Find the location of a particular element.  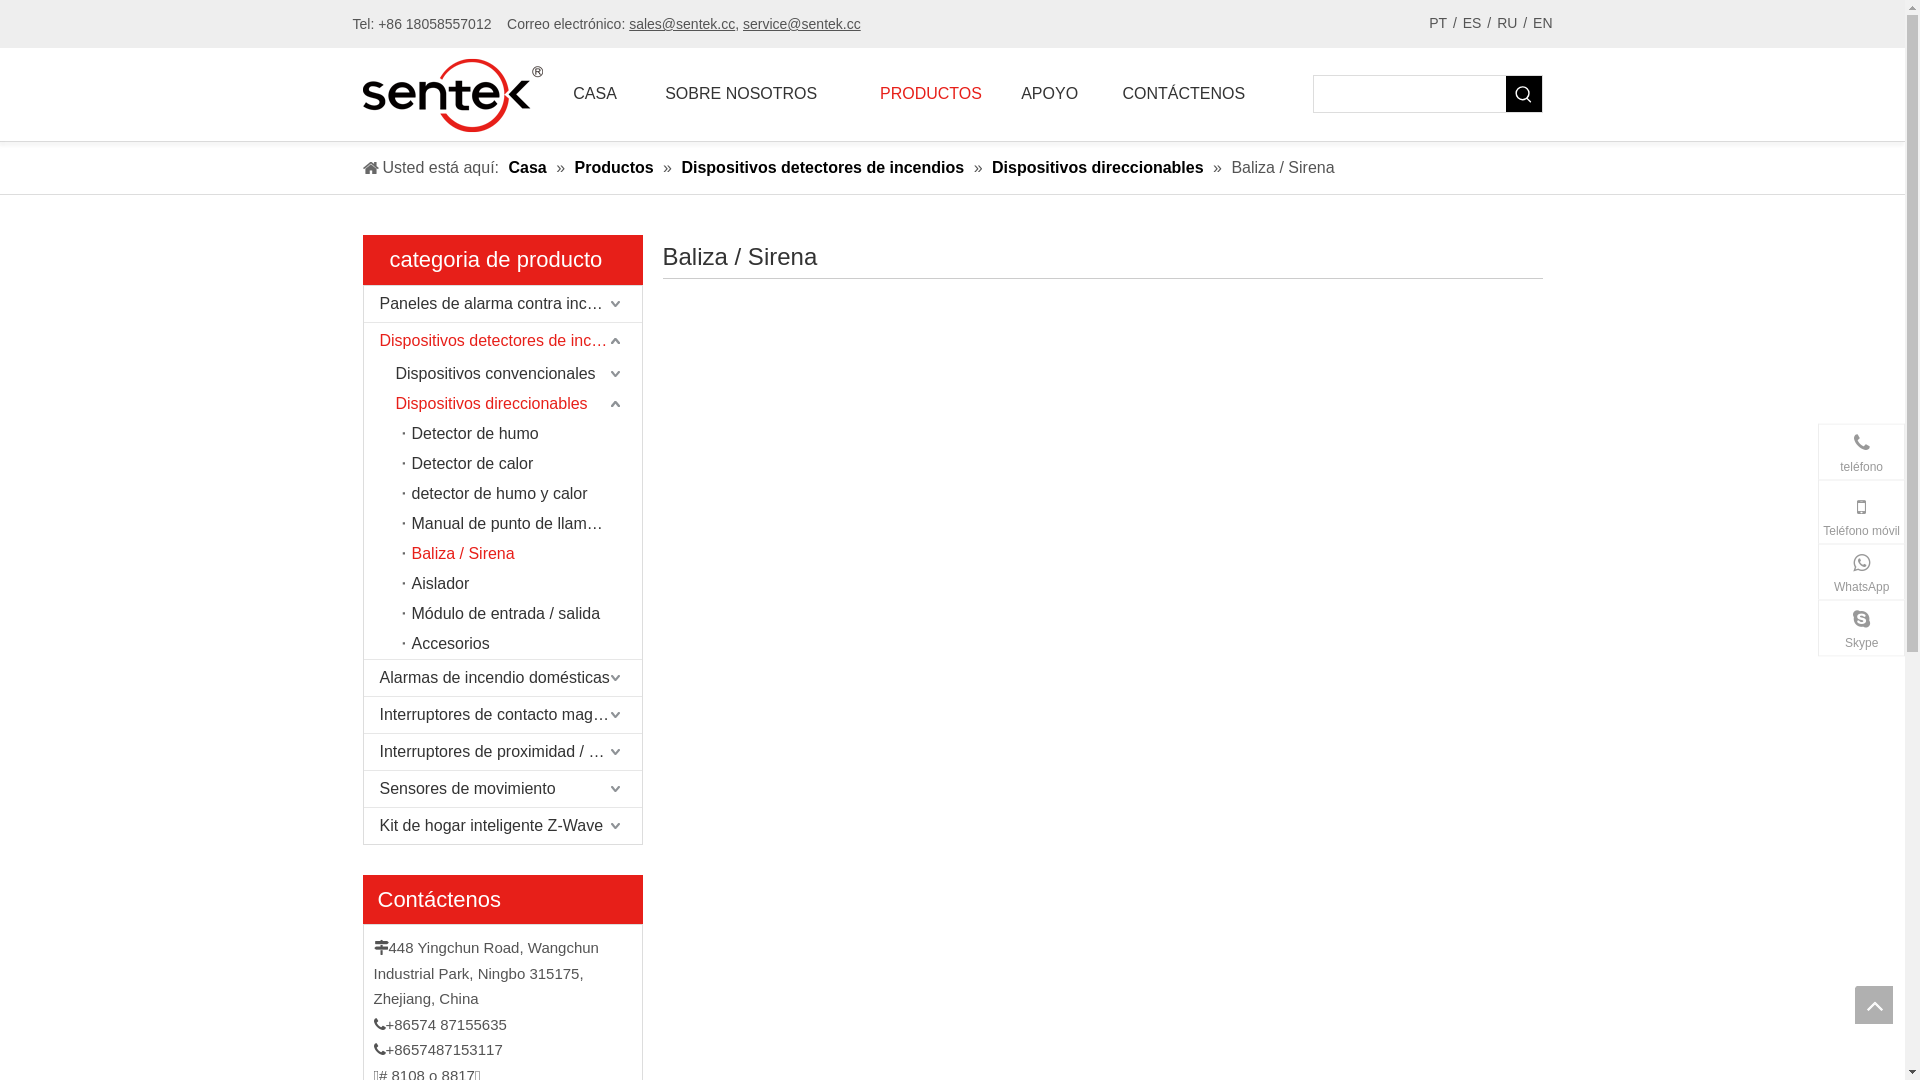

'Paneles de alarma contra incendios' is located at coordinates (503, 304).